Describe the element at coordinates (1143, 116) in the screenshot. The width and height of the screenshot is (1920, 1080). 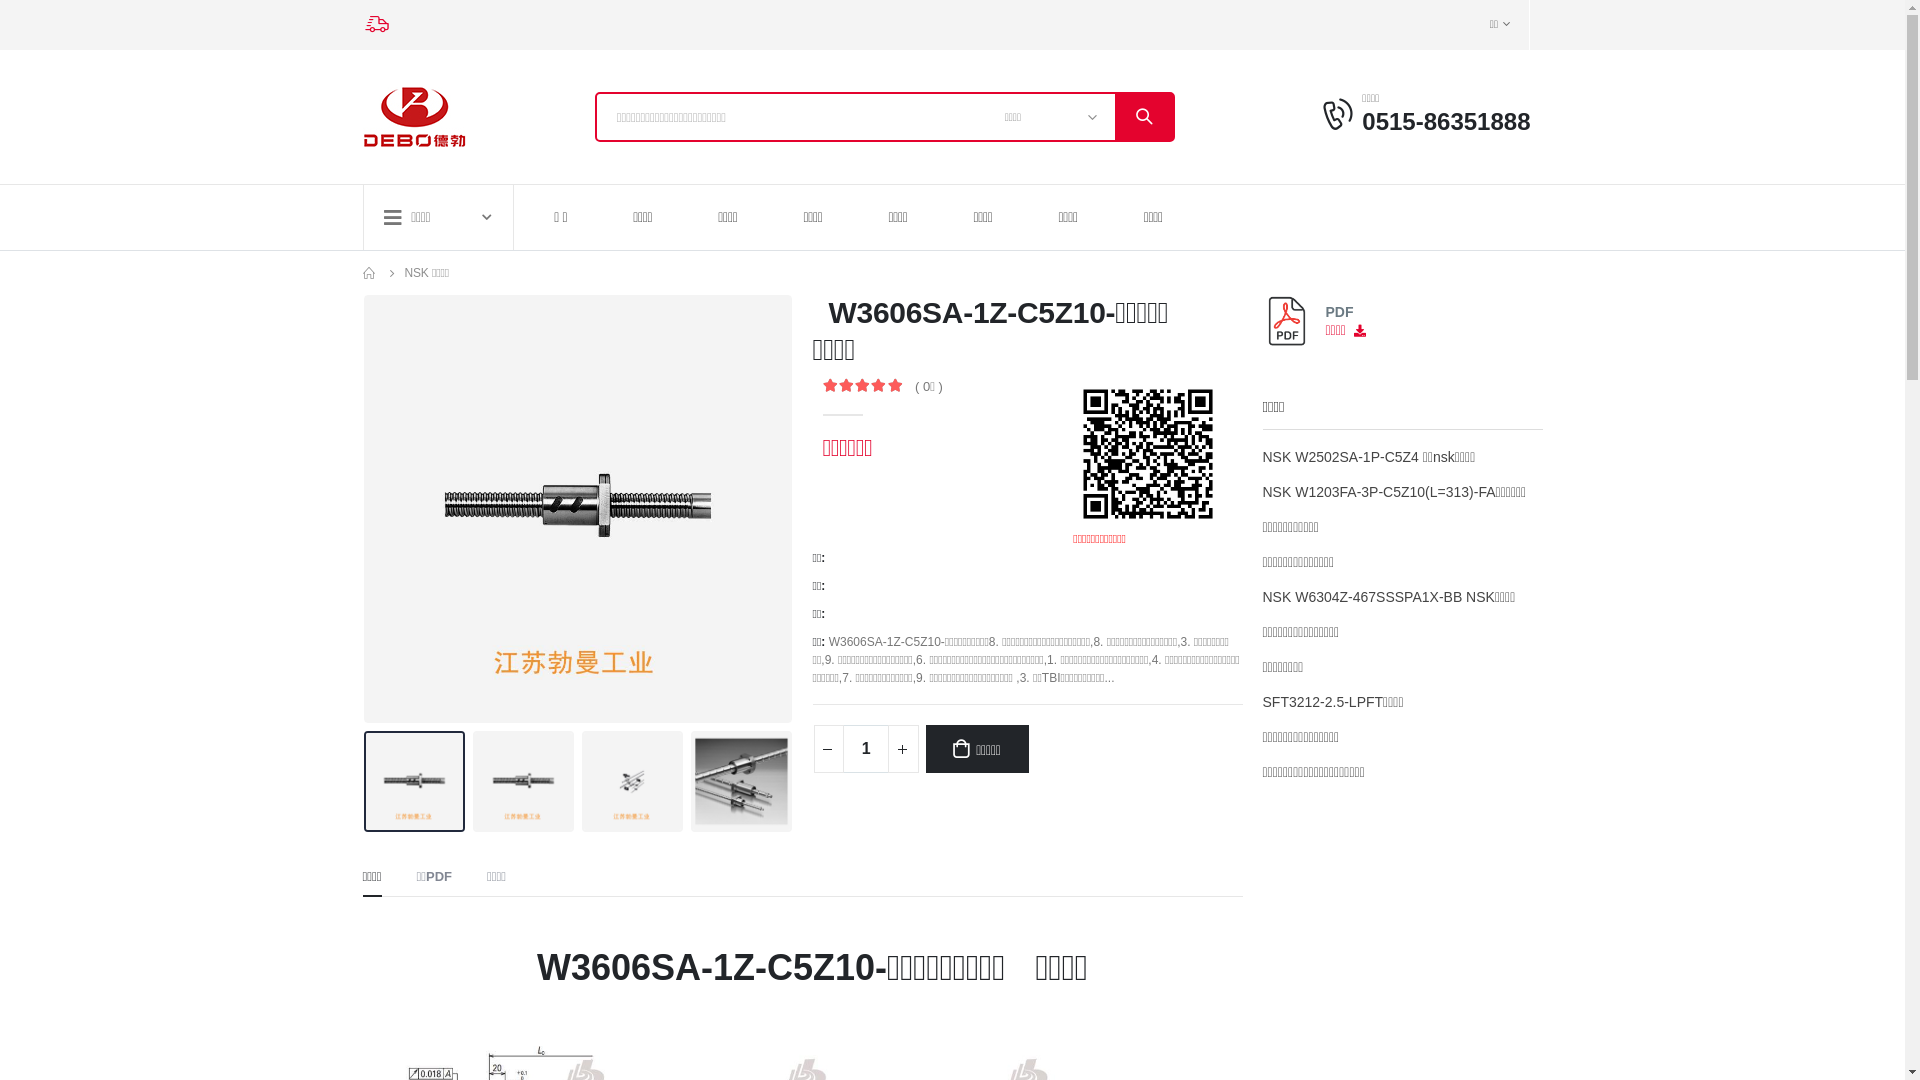
I see `'search'` at that location.